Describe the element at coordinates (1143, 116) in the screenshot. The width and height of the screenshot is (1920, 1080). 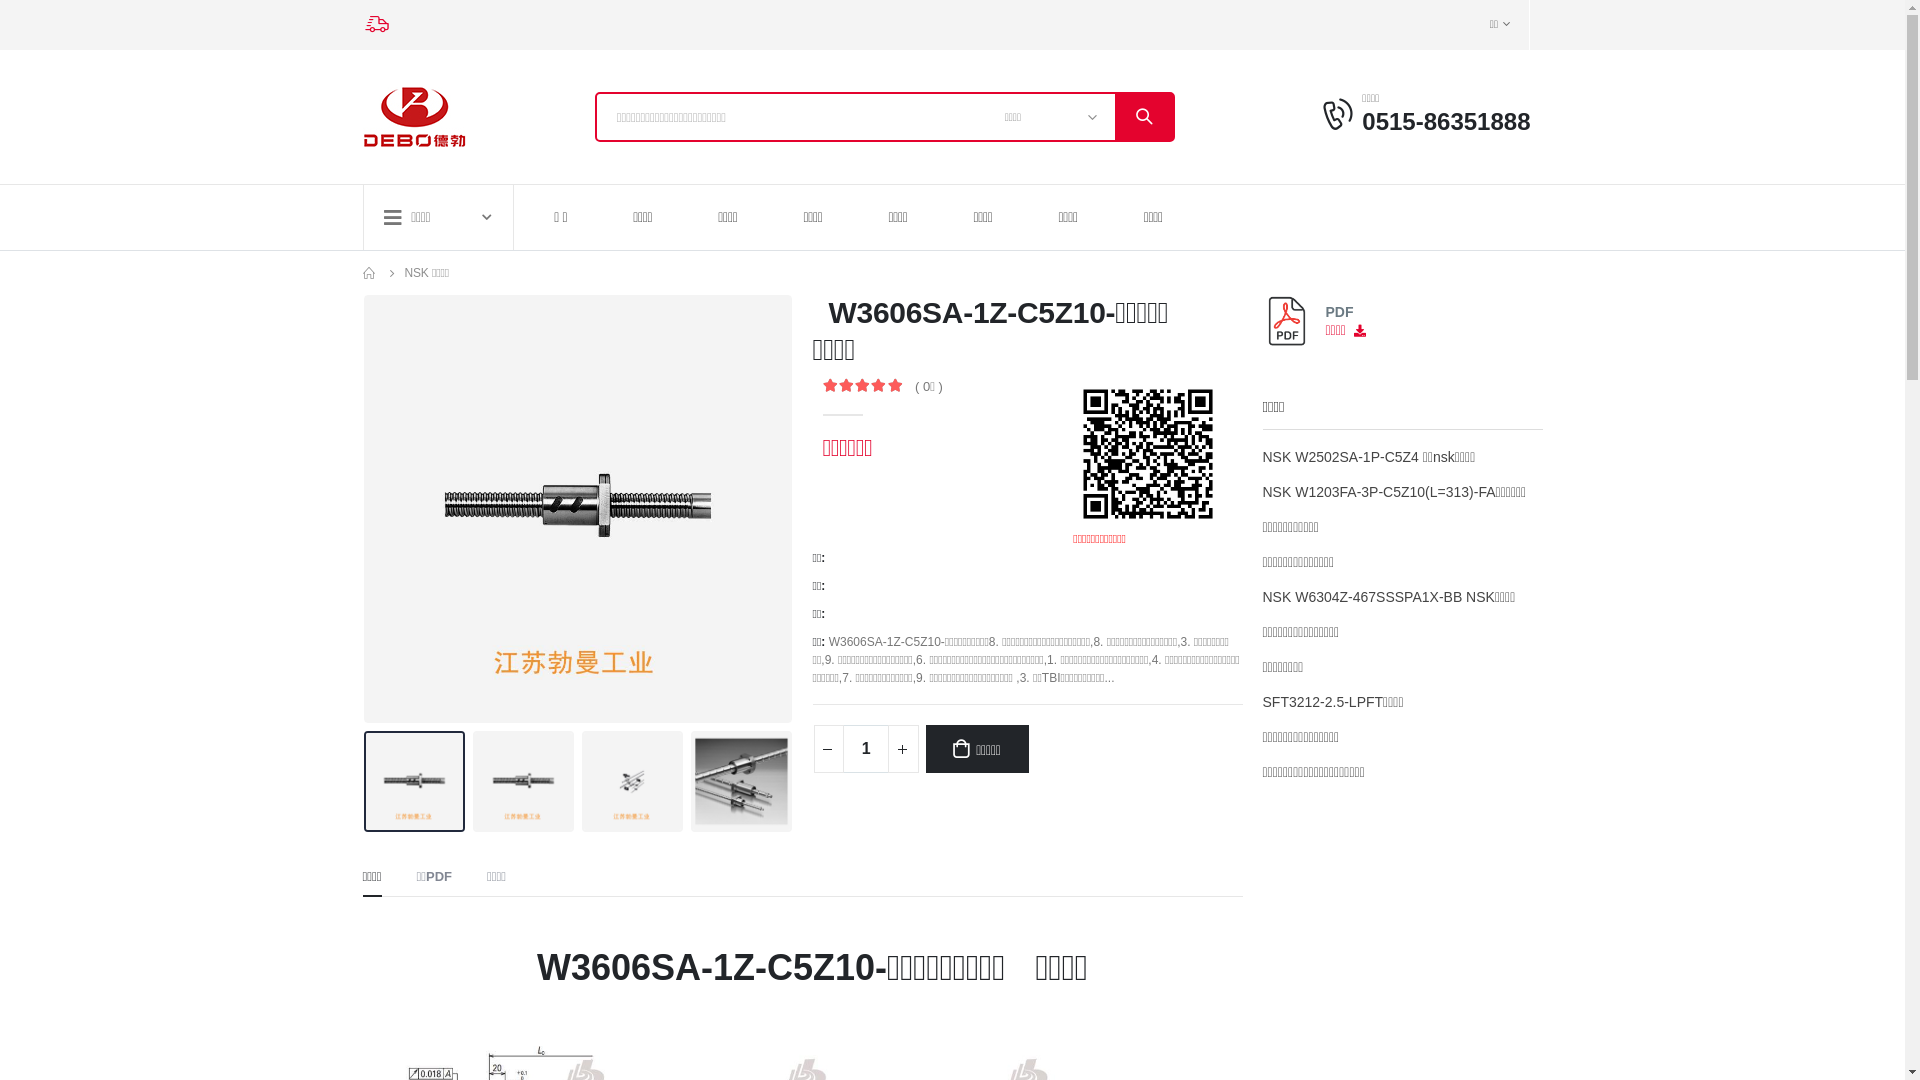
I see `'search'` at that location.